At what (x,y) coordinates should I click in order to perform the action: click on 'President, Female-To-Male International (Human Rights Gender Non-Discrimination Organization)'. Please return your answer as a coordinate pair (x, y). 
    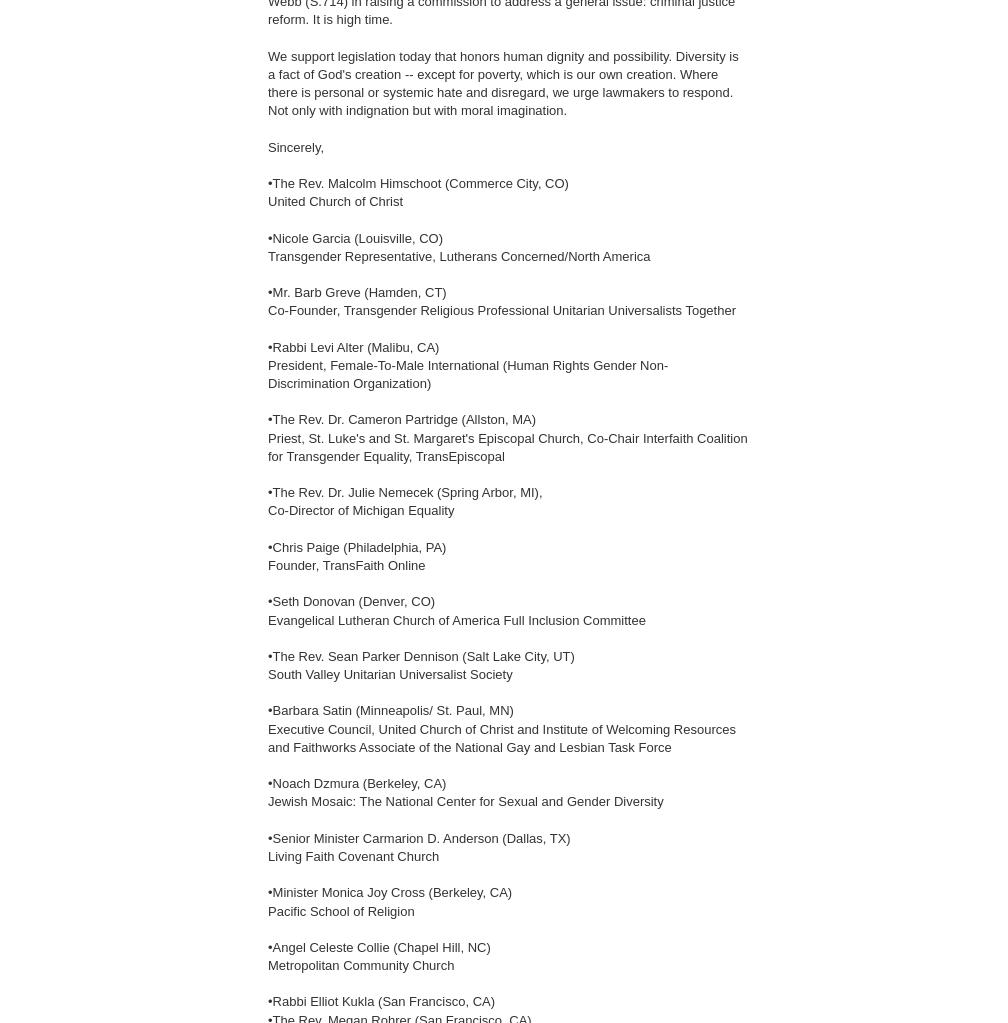
    Looking at the image, I should click on (268, 373).